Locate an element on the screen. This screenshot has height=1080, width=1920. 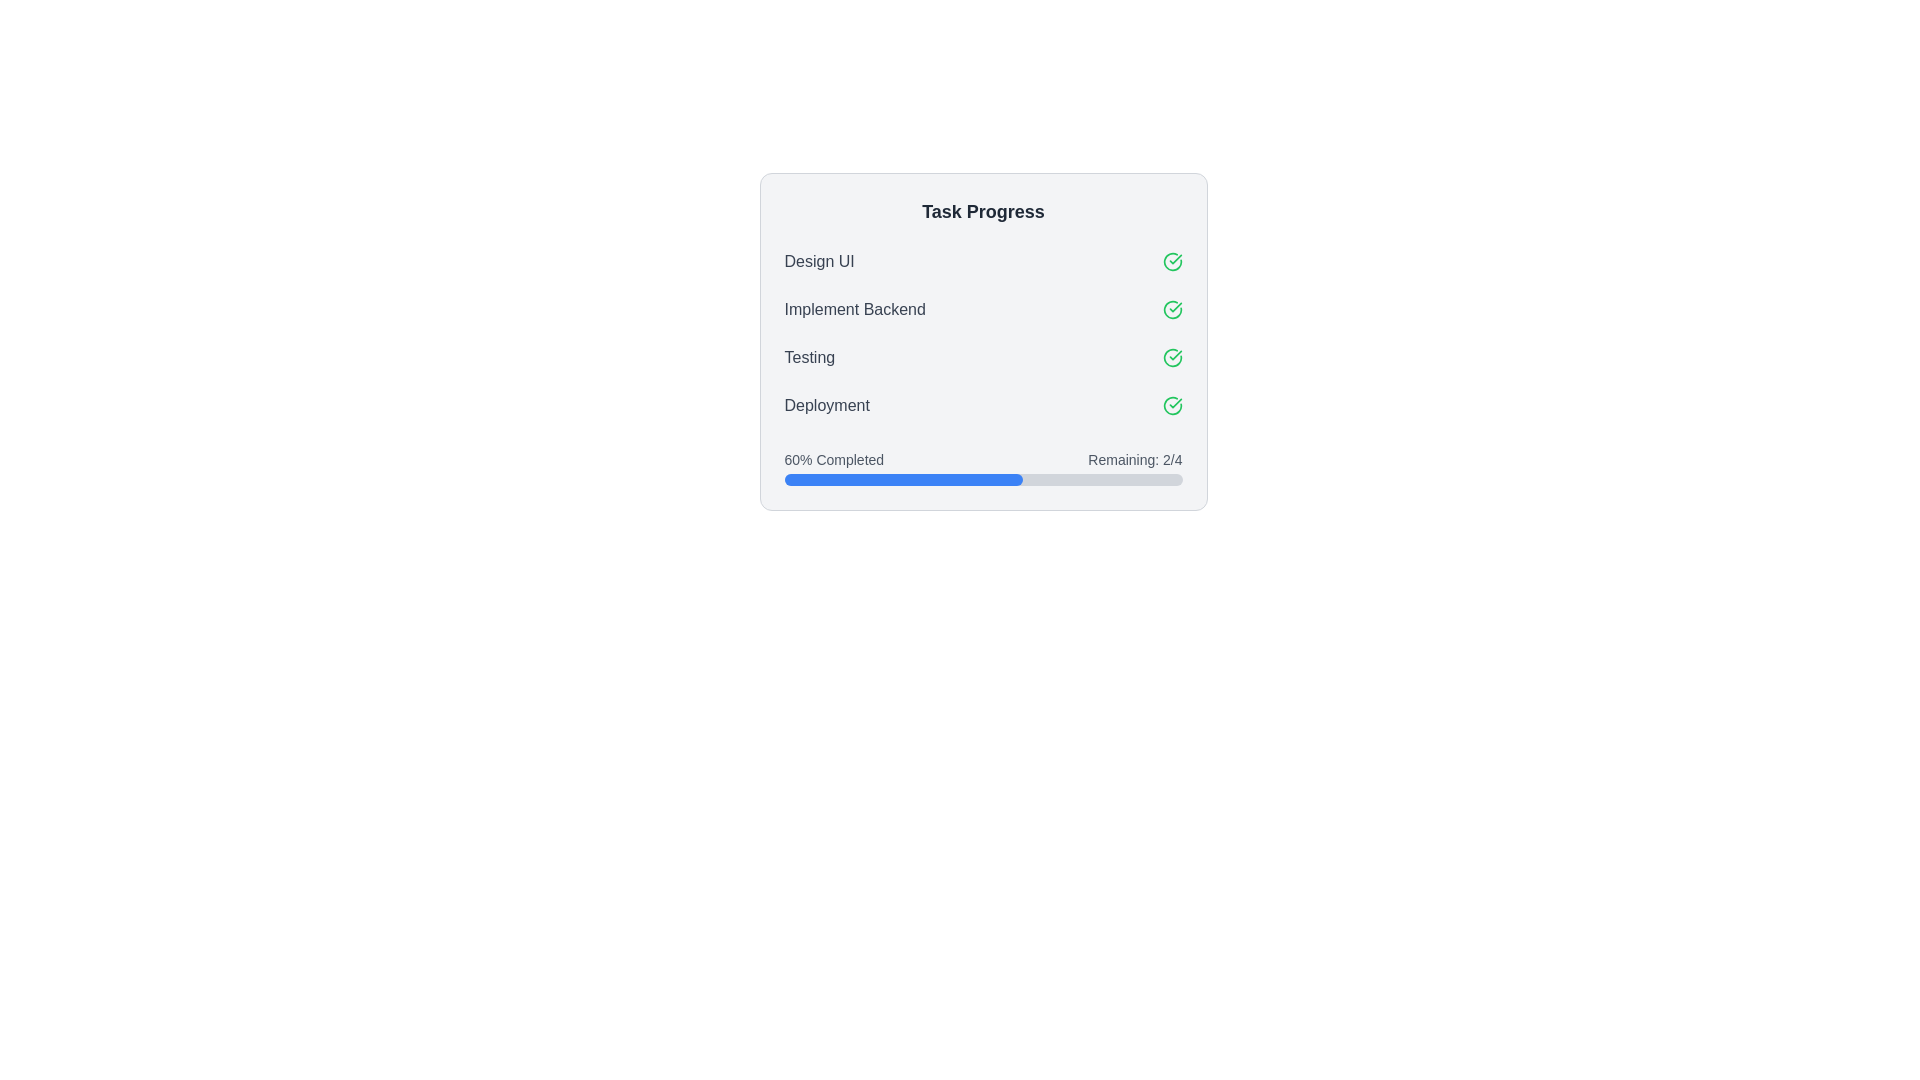
the second text label is located at coordinates (855, 309).